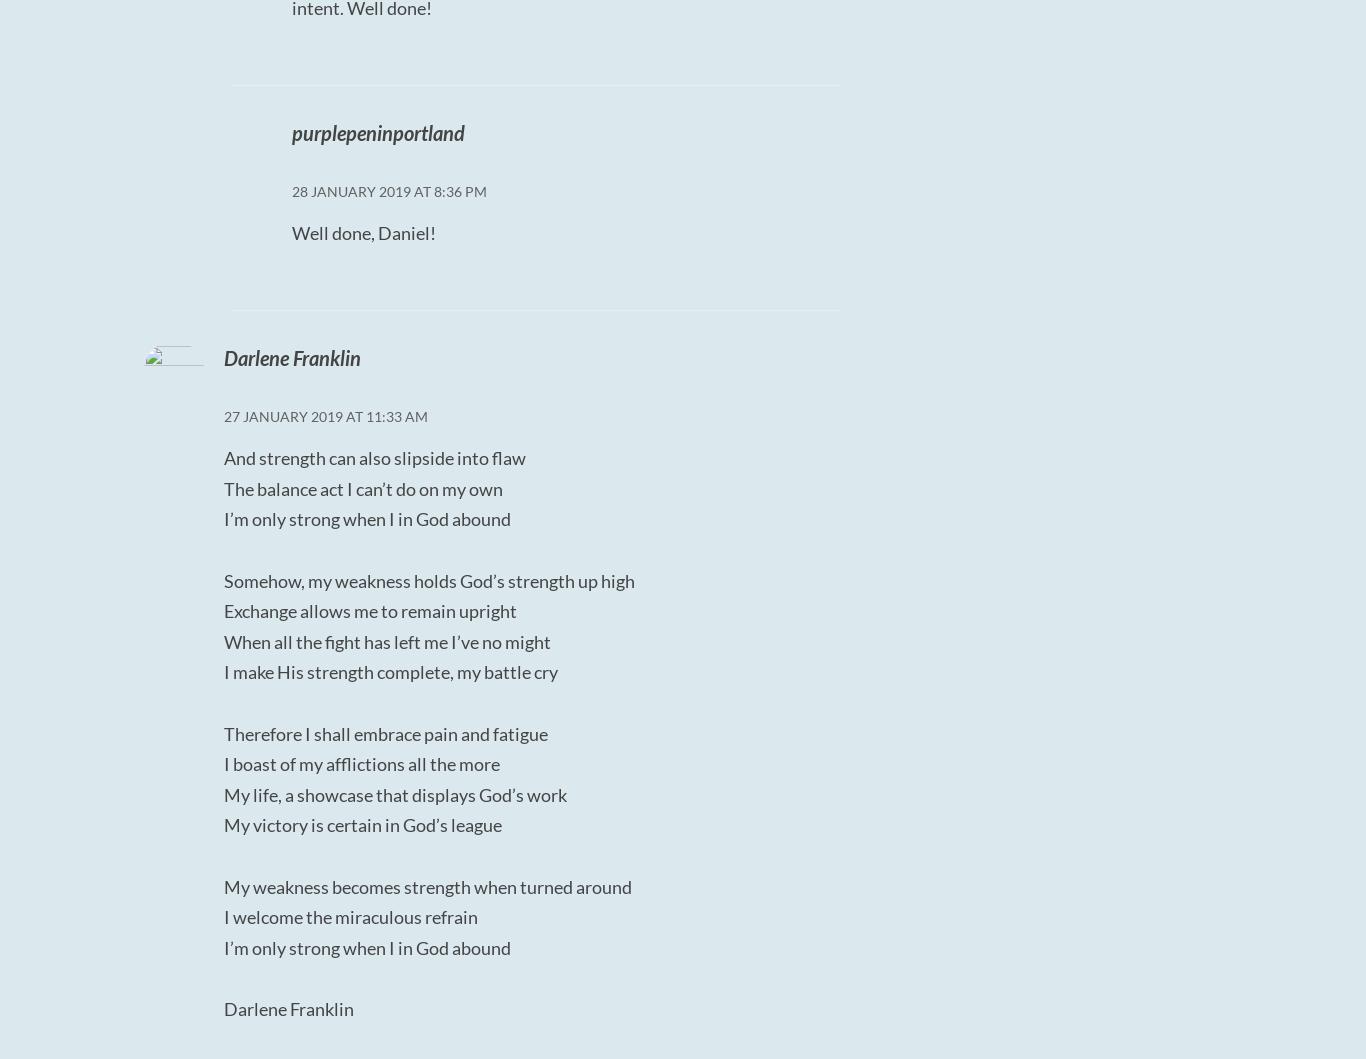 The image size is (1366, 1059). Describe the element at coordinates (426, 885) in the screenshot. I see `'My weakness becomes strength when turned around'` at that location.